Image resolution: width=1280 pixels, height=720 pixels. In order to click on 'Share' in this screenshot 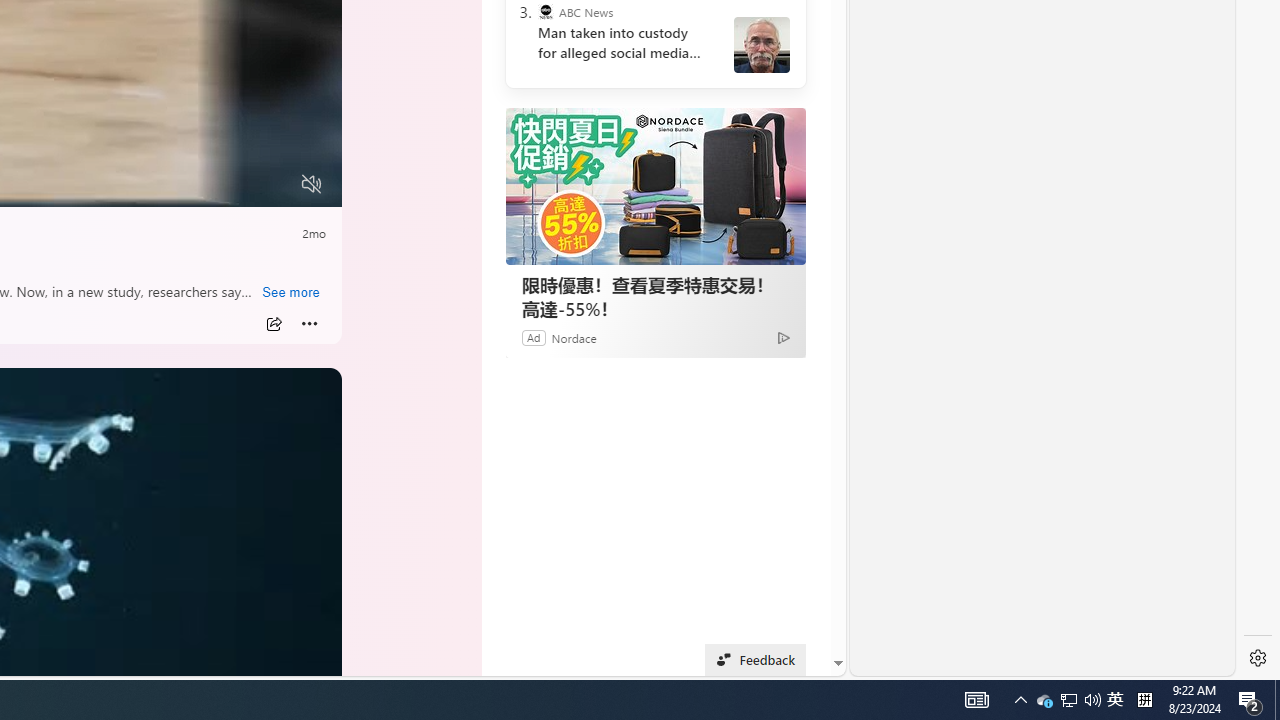, I will do `click(273, 323)`.